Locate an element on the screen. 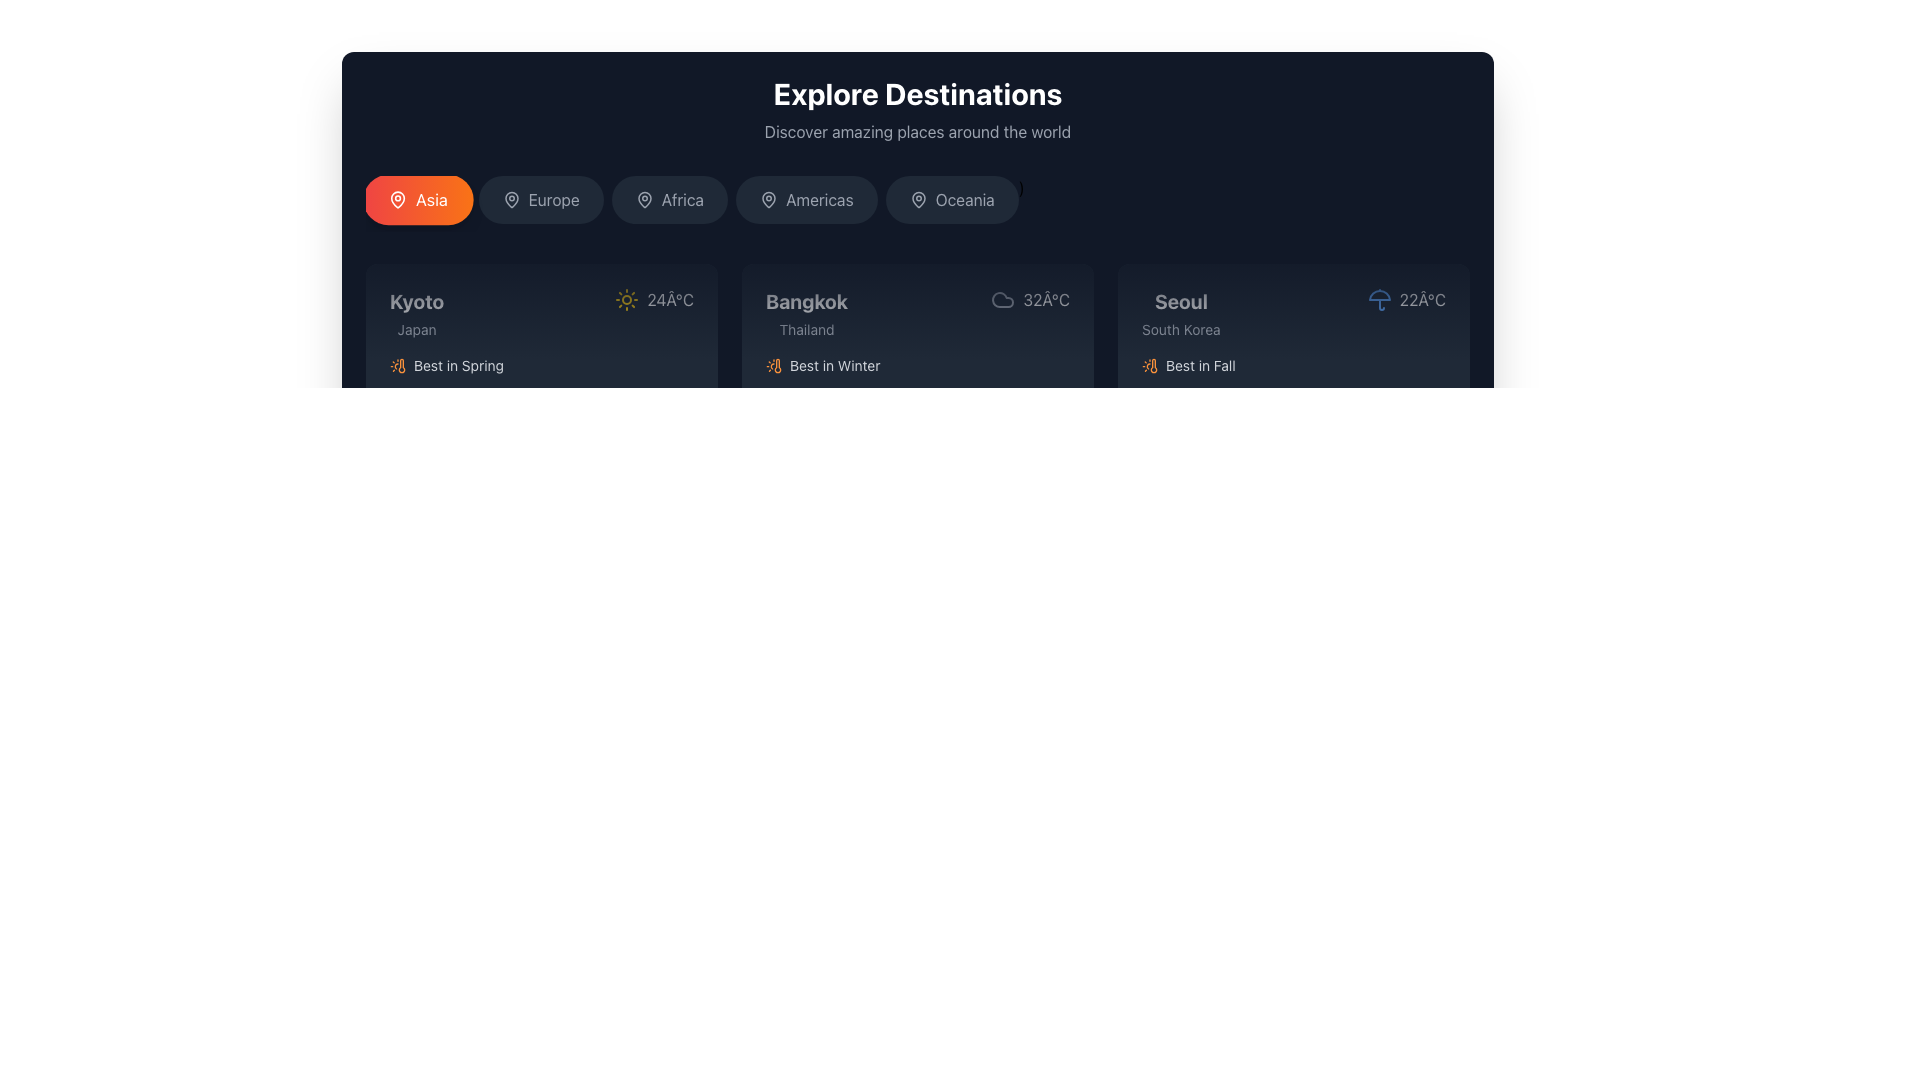 This screenshot has height=1080, width=1920. the button labeled 'Americas' which contains the pin-shaped icon representing a location marker is located at coordinates (767, 200).